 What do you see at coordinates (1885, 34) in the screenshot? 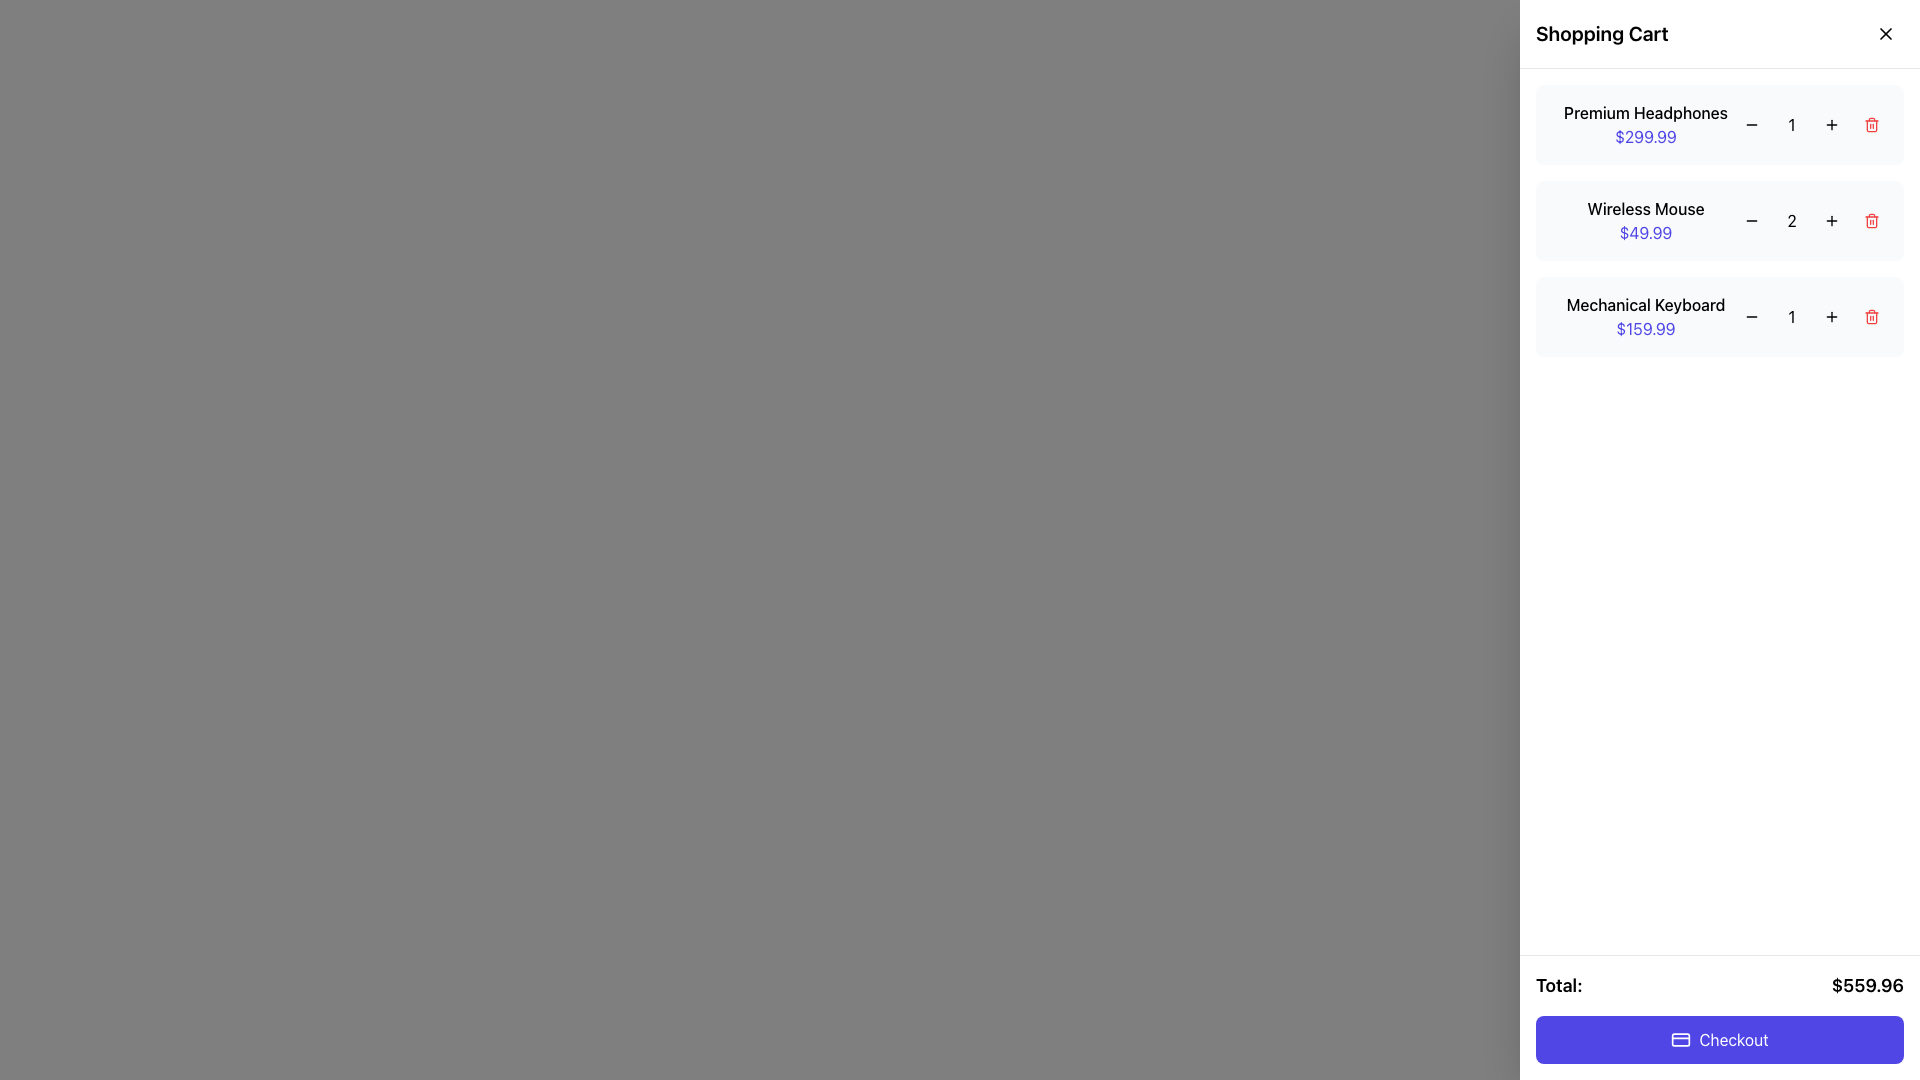
I see `the close button located at the top-right corner of the 'Shopping Cart' panel` at bounding box center [1885, 34].